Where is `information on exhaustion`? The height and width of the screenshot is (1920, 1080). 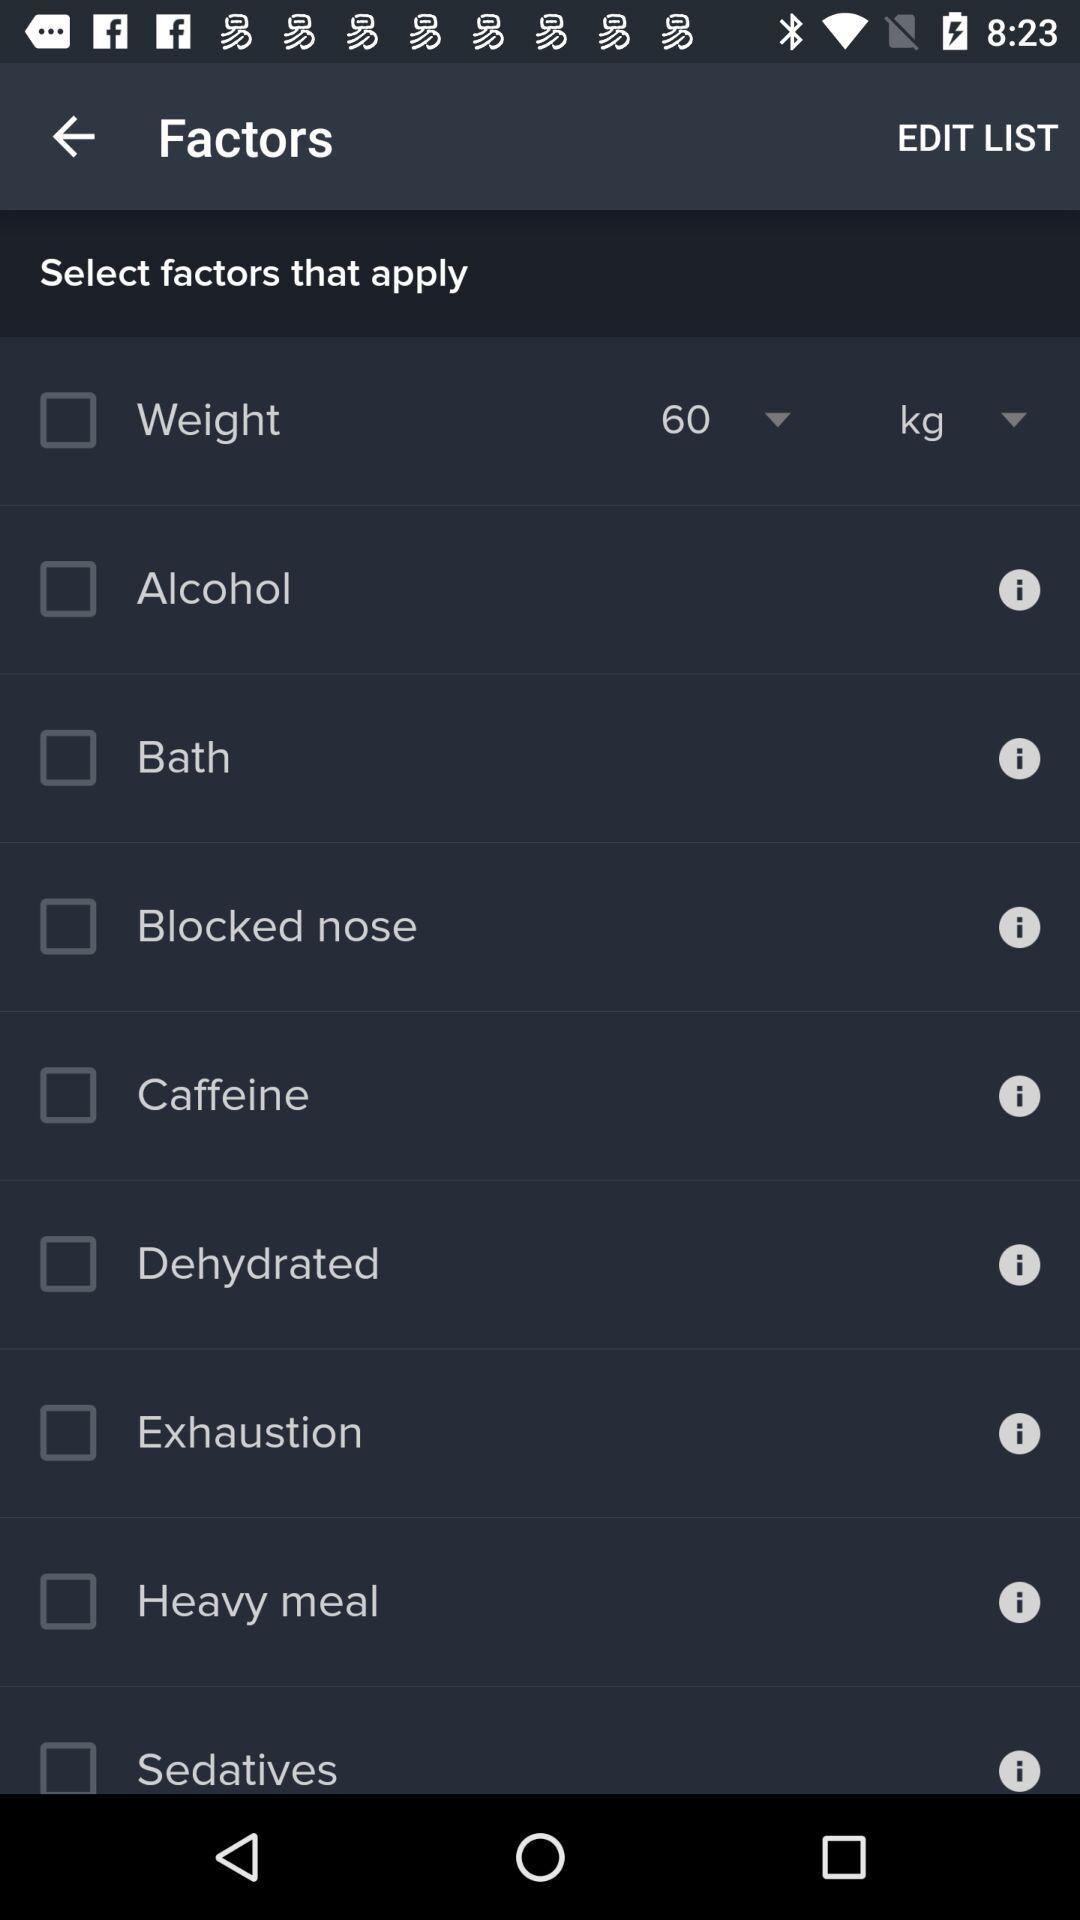 information on exhaustion is located at coordinates (1019, 1432).